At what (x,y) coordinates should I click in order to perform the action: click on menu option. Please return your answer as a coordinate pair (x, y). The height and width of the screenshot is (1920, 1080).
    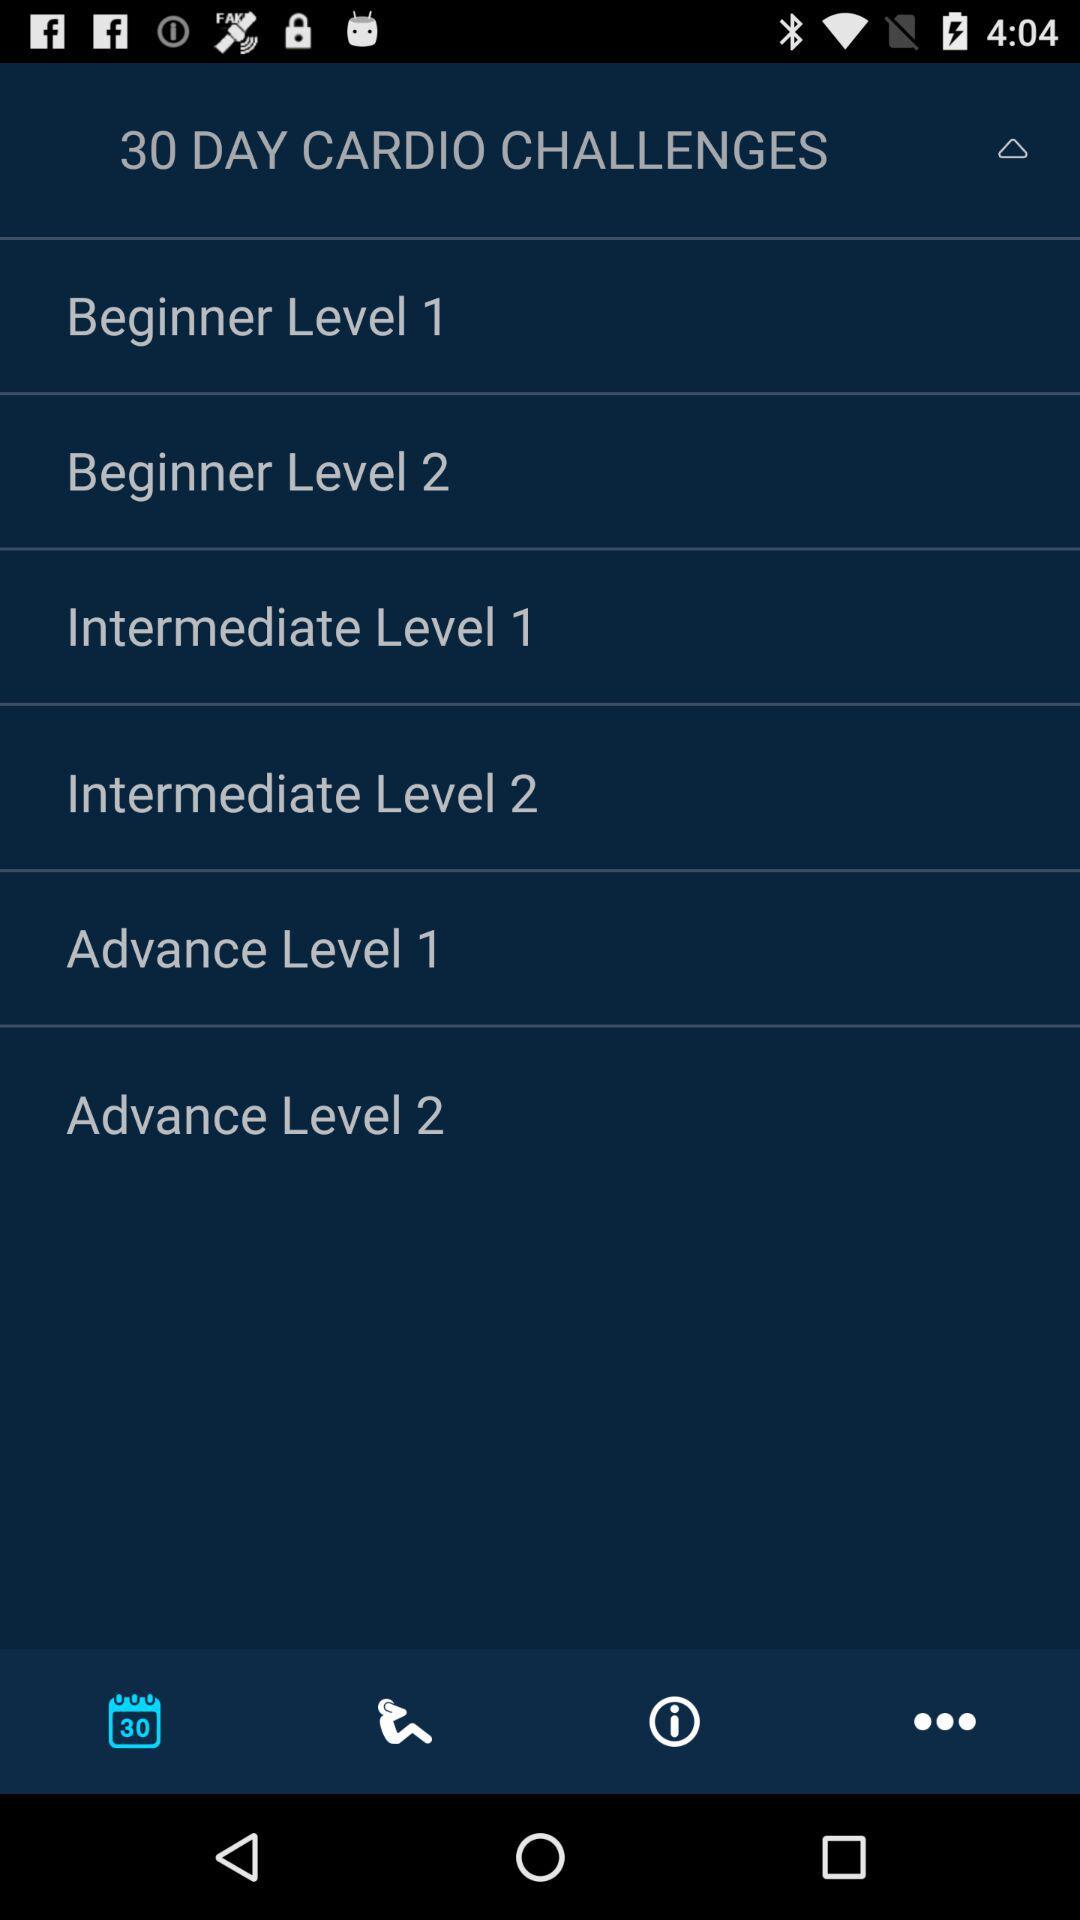
    Looking at the image, I should click on (994, 147).